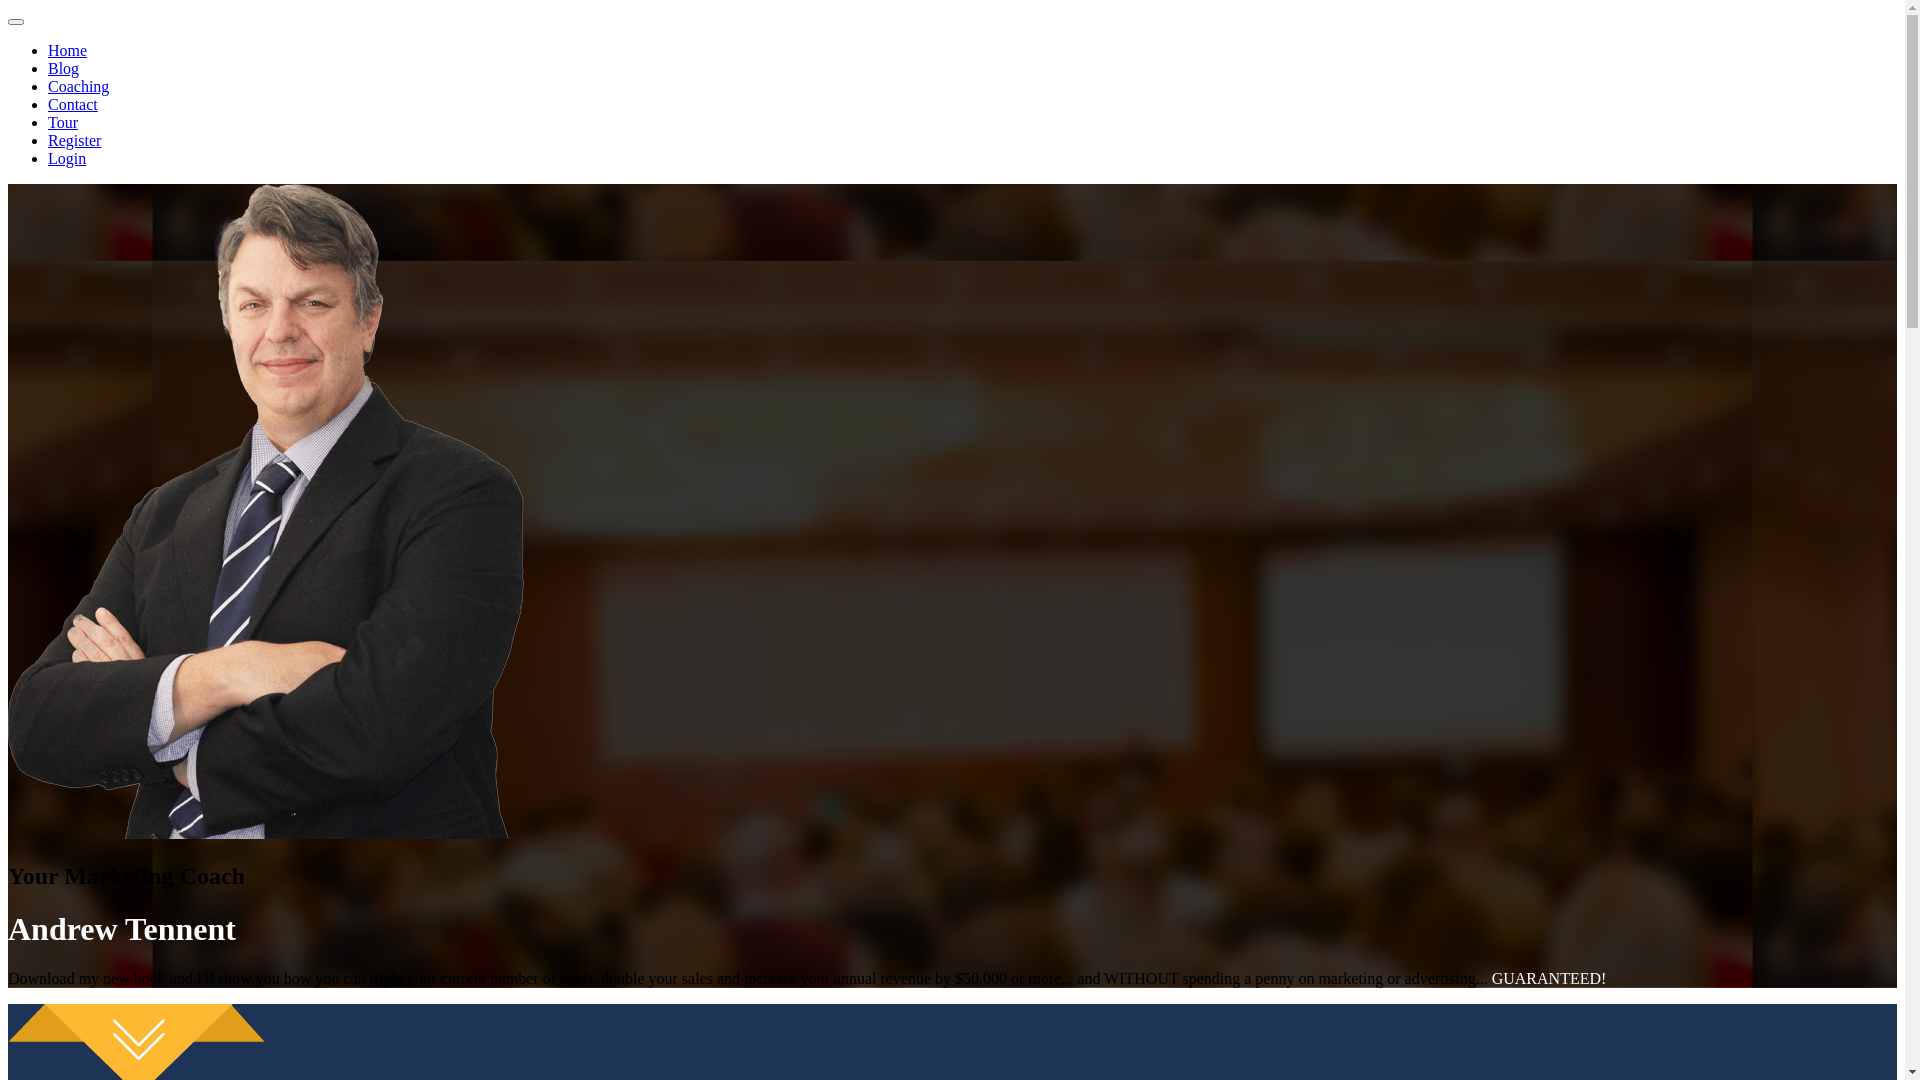 This screenshot has height=1080, width=1920. What do you see at coordinates (78, 85) in the screenshot?
I see `'Coaching'` at bounding box center [78, 85].